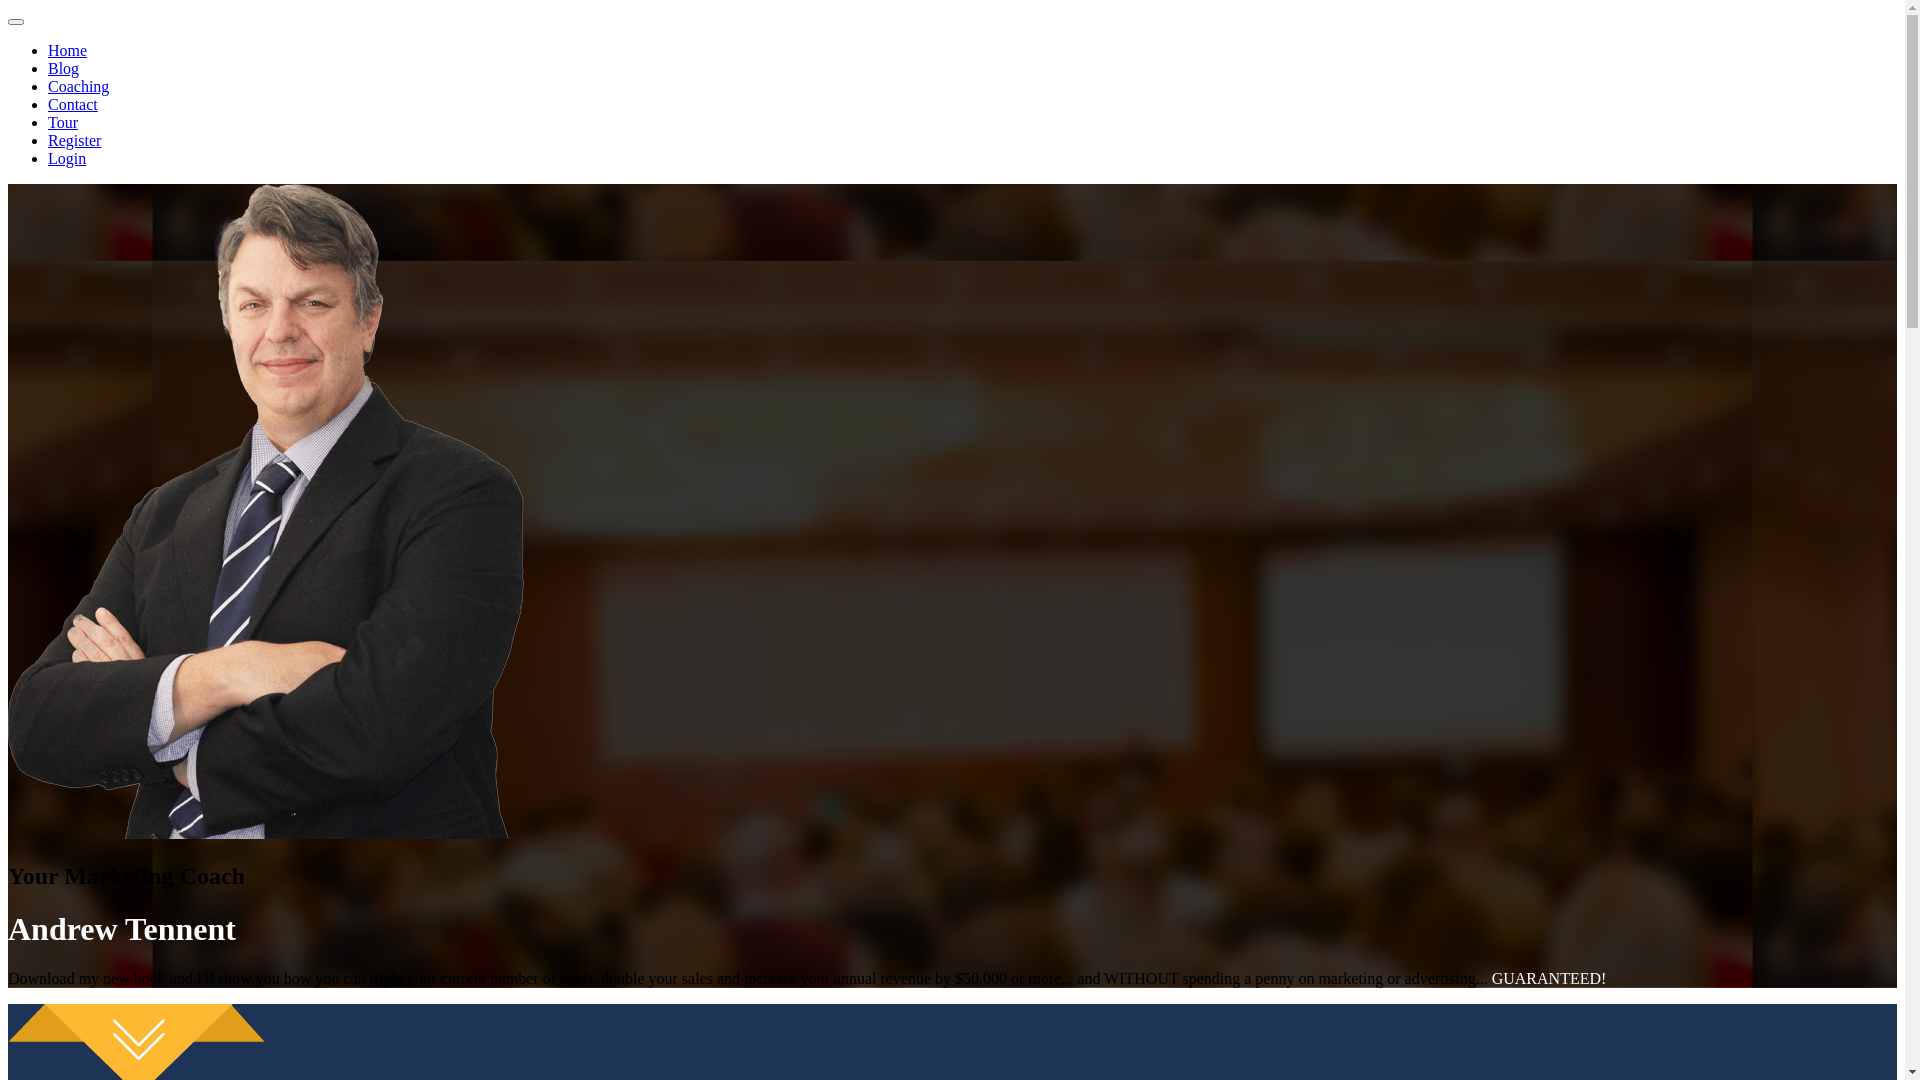 This screenshot has height=1080, width=1920. What do you see at coordinates (78, 85) in the screenshot?
I see `'Coaching'` at bounding box center [78, 85].